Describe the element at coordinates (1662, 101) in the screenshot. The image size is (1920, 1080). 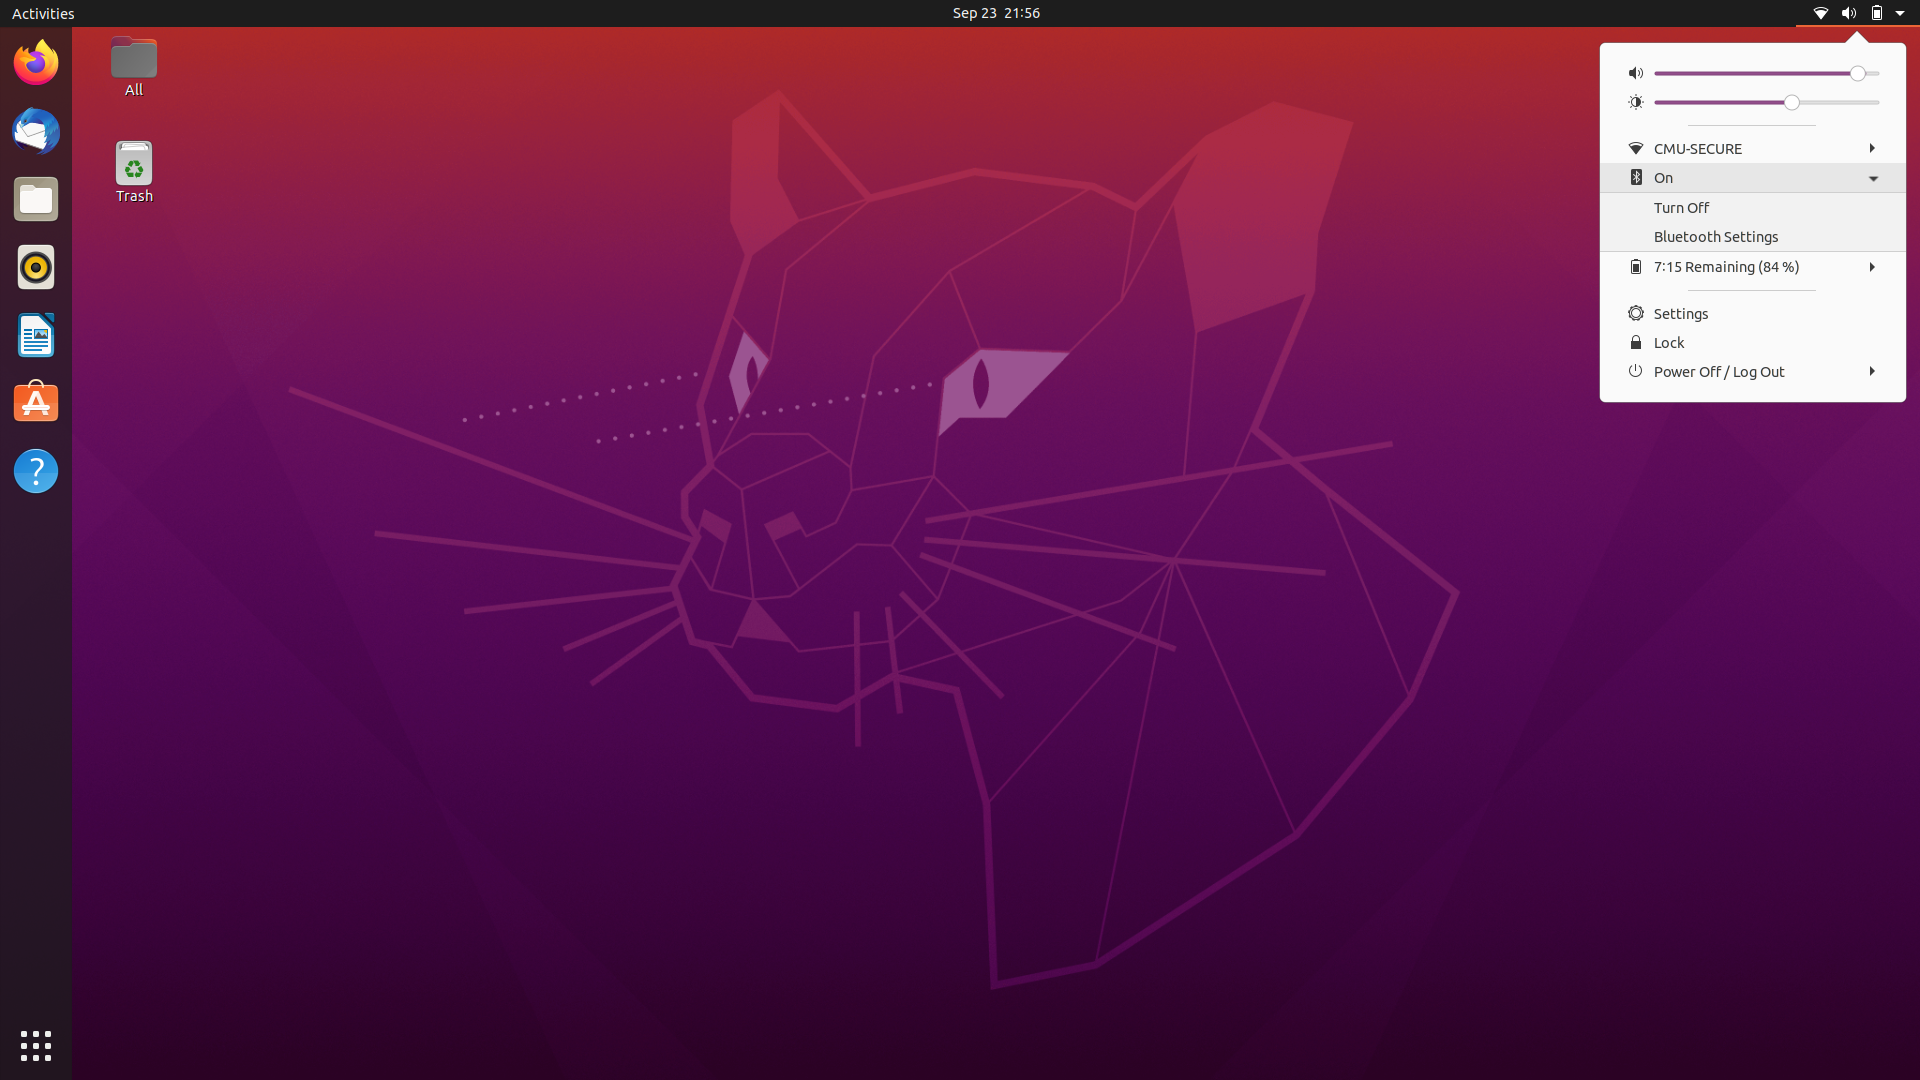
I see `Screen Brightness` at that location.